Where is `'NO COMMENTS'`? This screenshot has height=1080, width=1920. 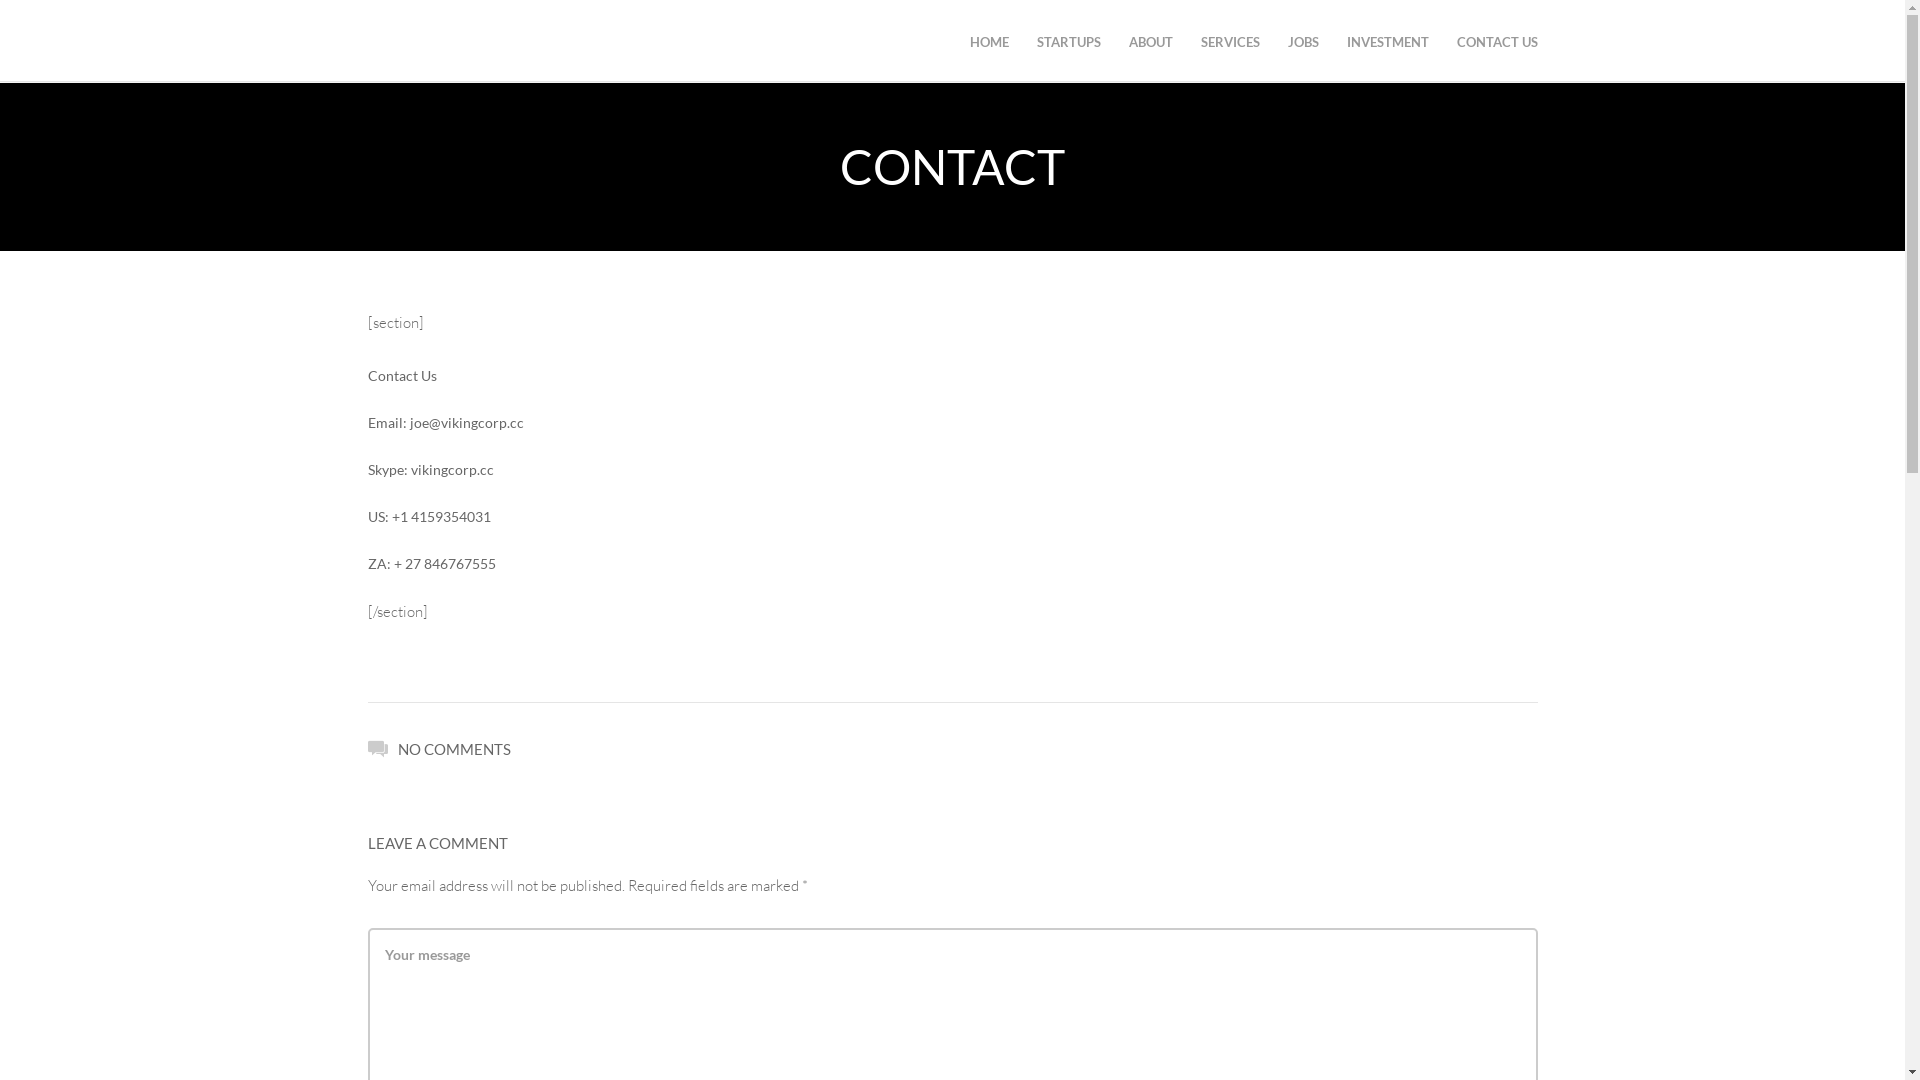 'NO COMMENTS' is located at coordinates (438, 747).